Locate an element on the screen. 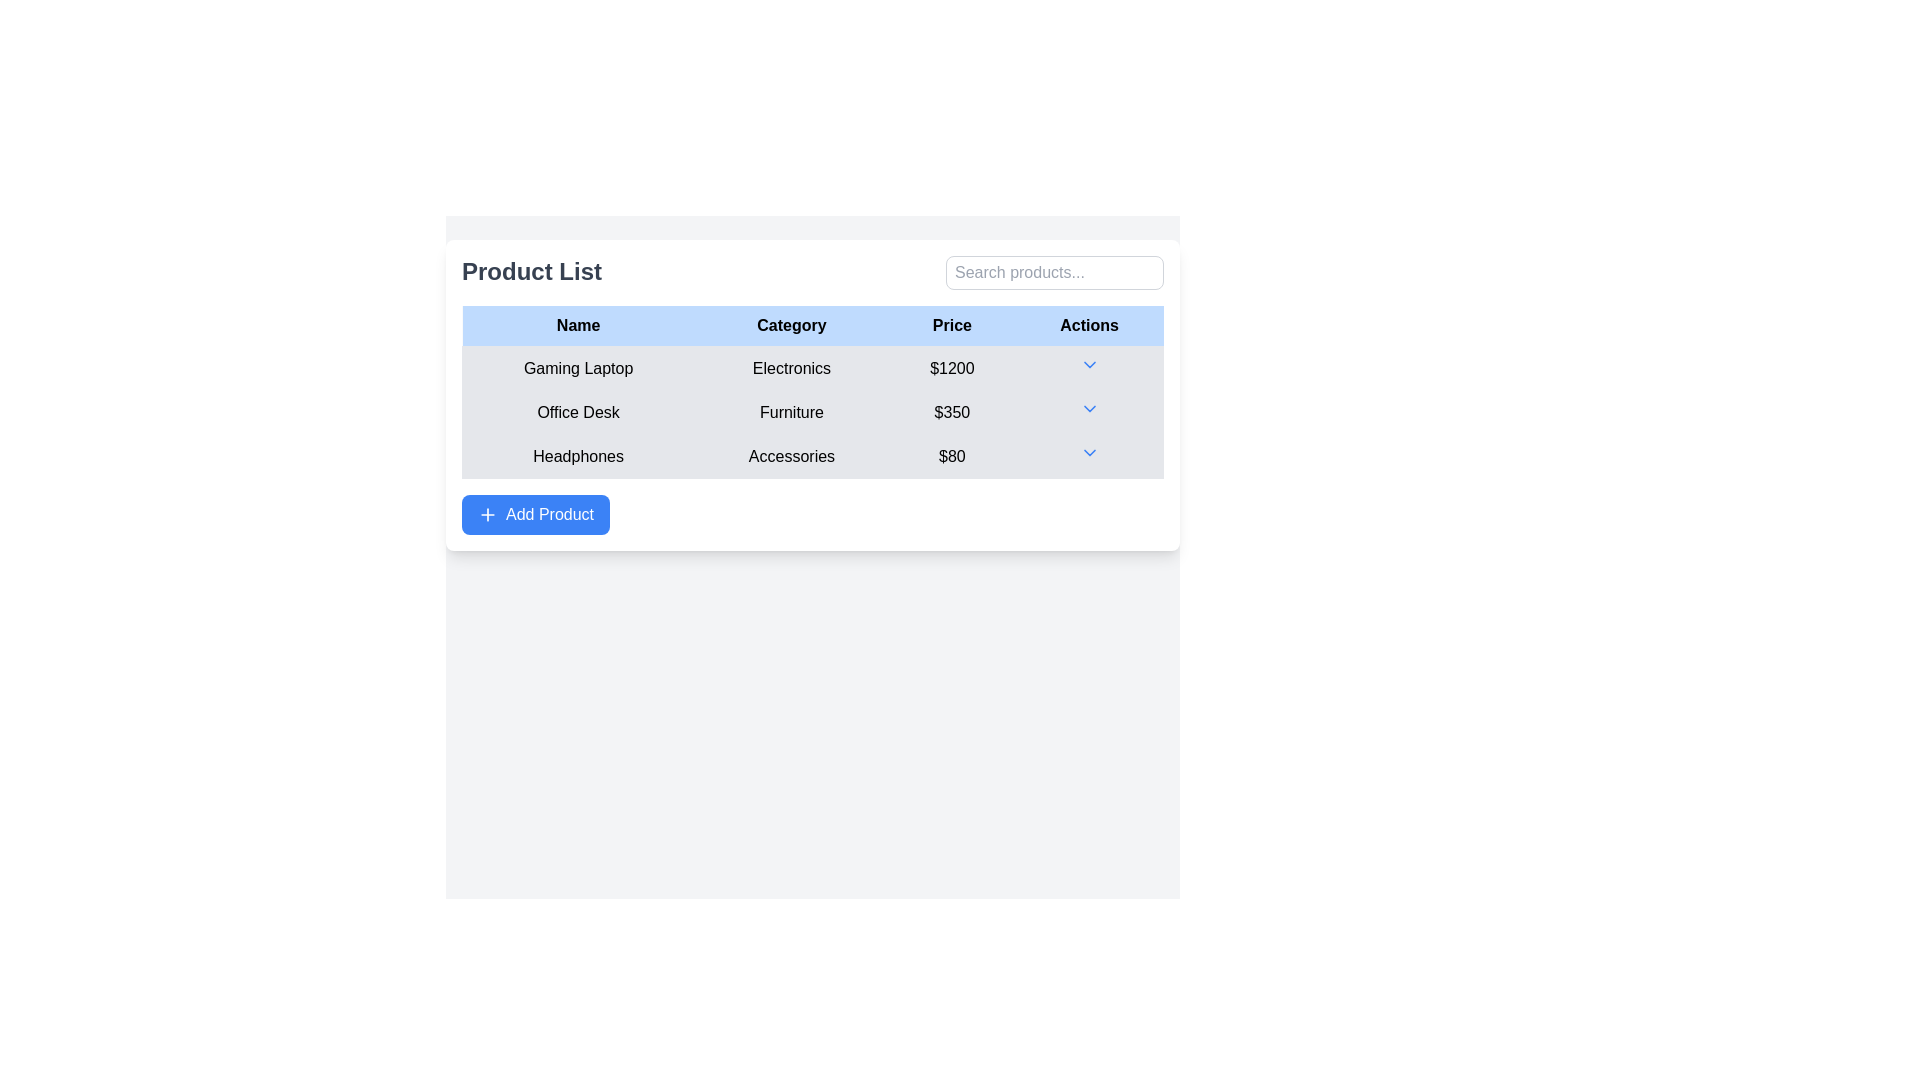 The width and height of the screenshot is (1920, 1080). the third row in the table containing 'Headphones', 'Accessories', and '$80' for further actions like editing or deleting is located at coordinates (812, 456).